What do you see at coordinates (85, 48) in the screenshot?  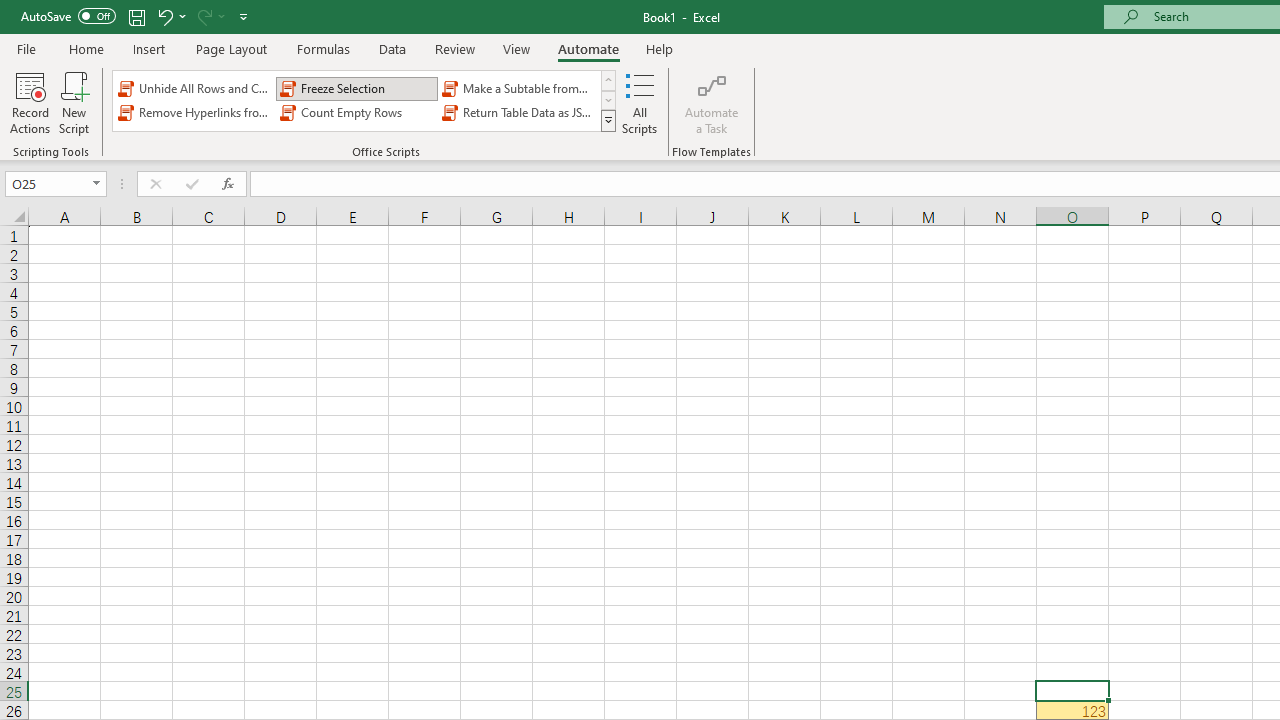 I see `'Home'` at bounding box center [85, 48].